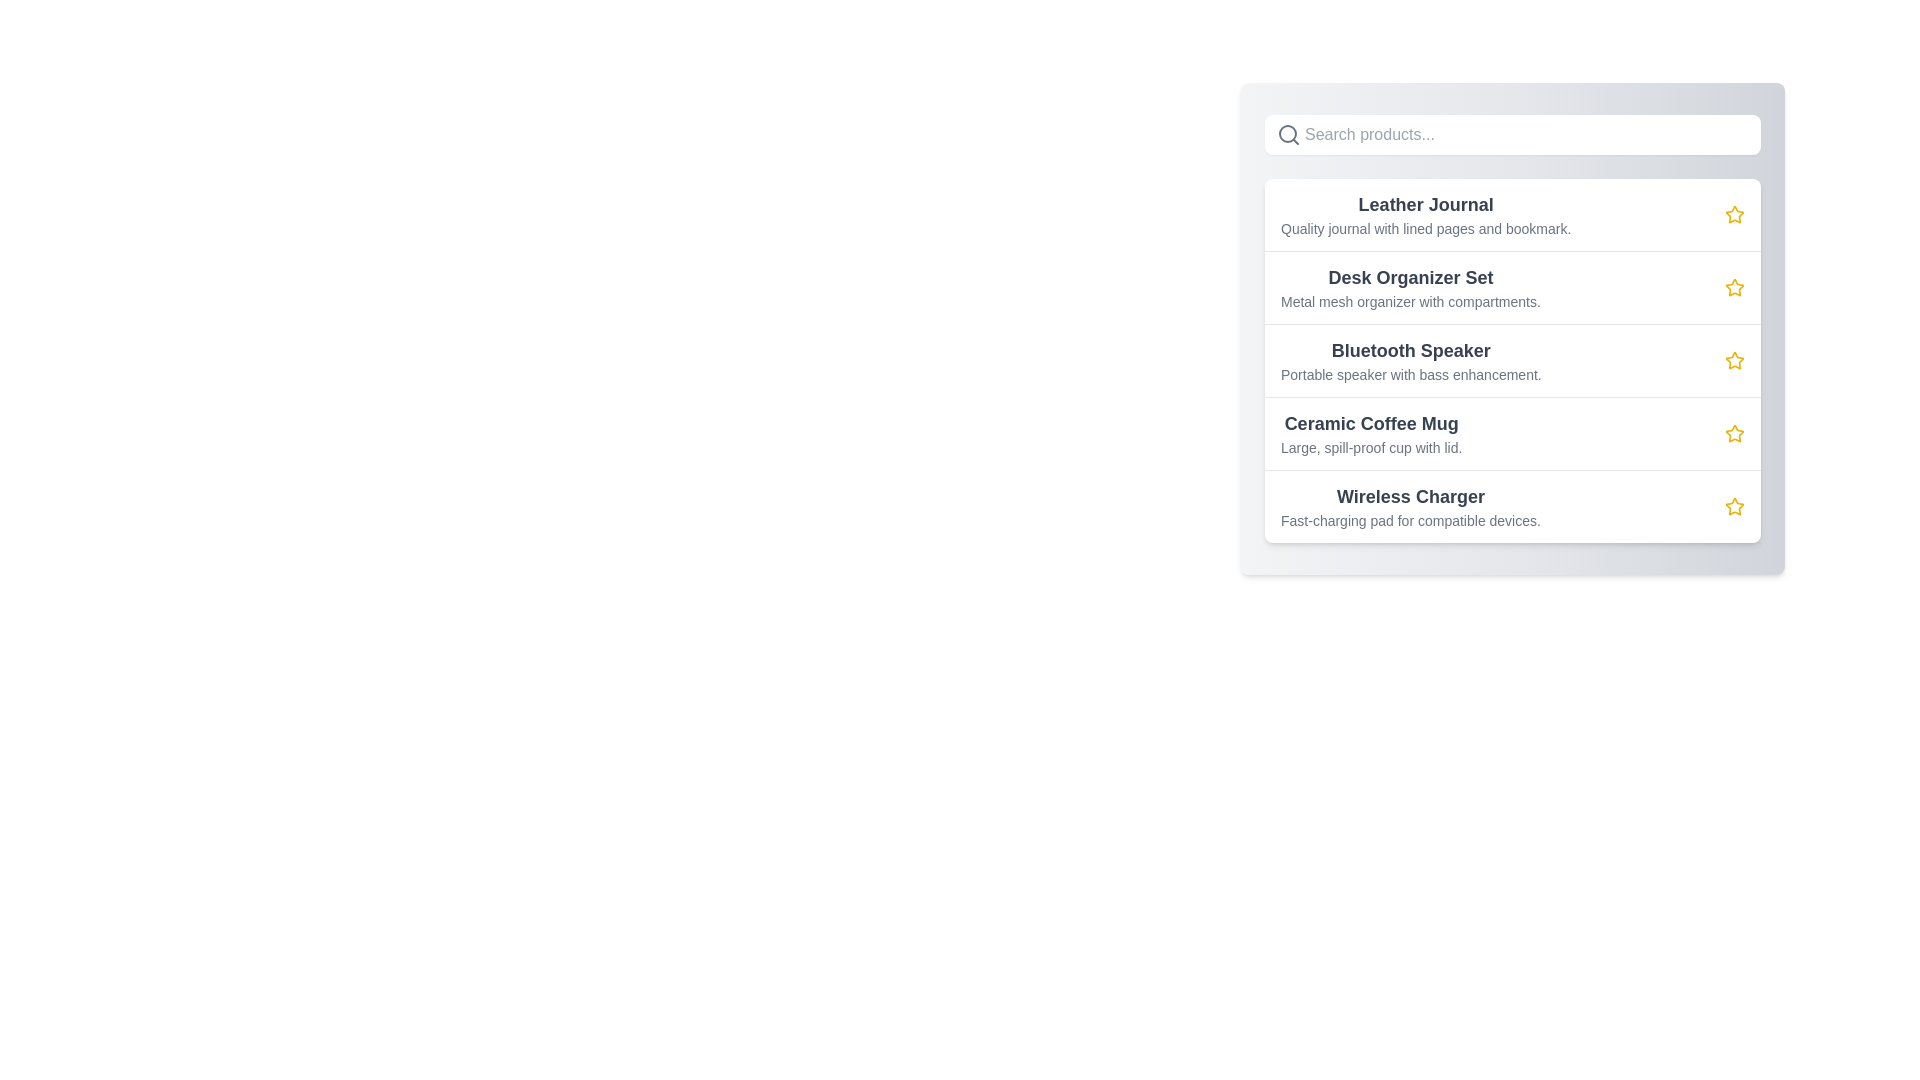 Image resolution: width=1920 pixels, height=1080 pixels. I want to click on the Information Display Block for the 'Wireless Charger' product, so click(1410, 505).